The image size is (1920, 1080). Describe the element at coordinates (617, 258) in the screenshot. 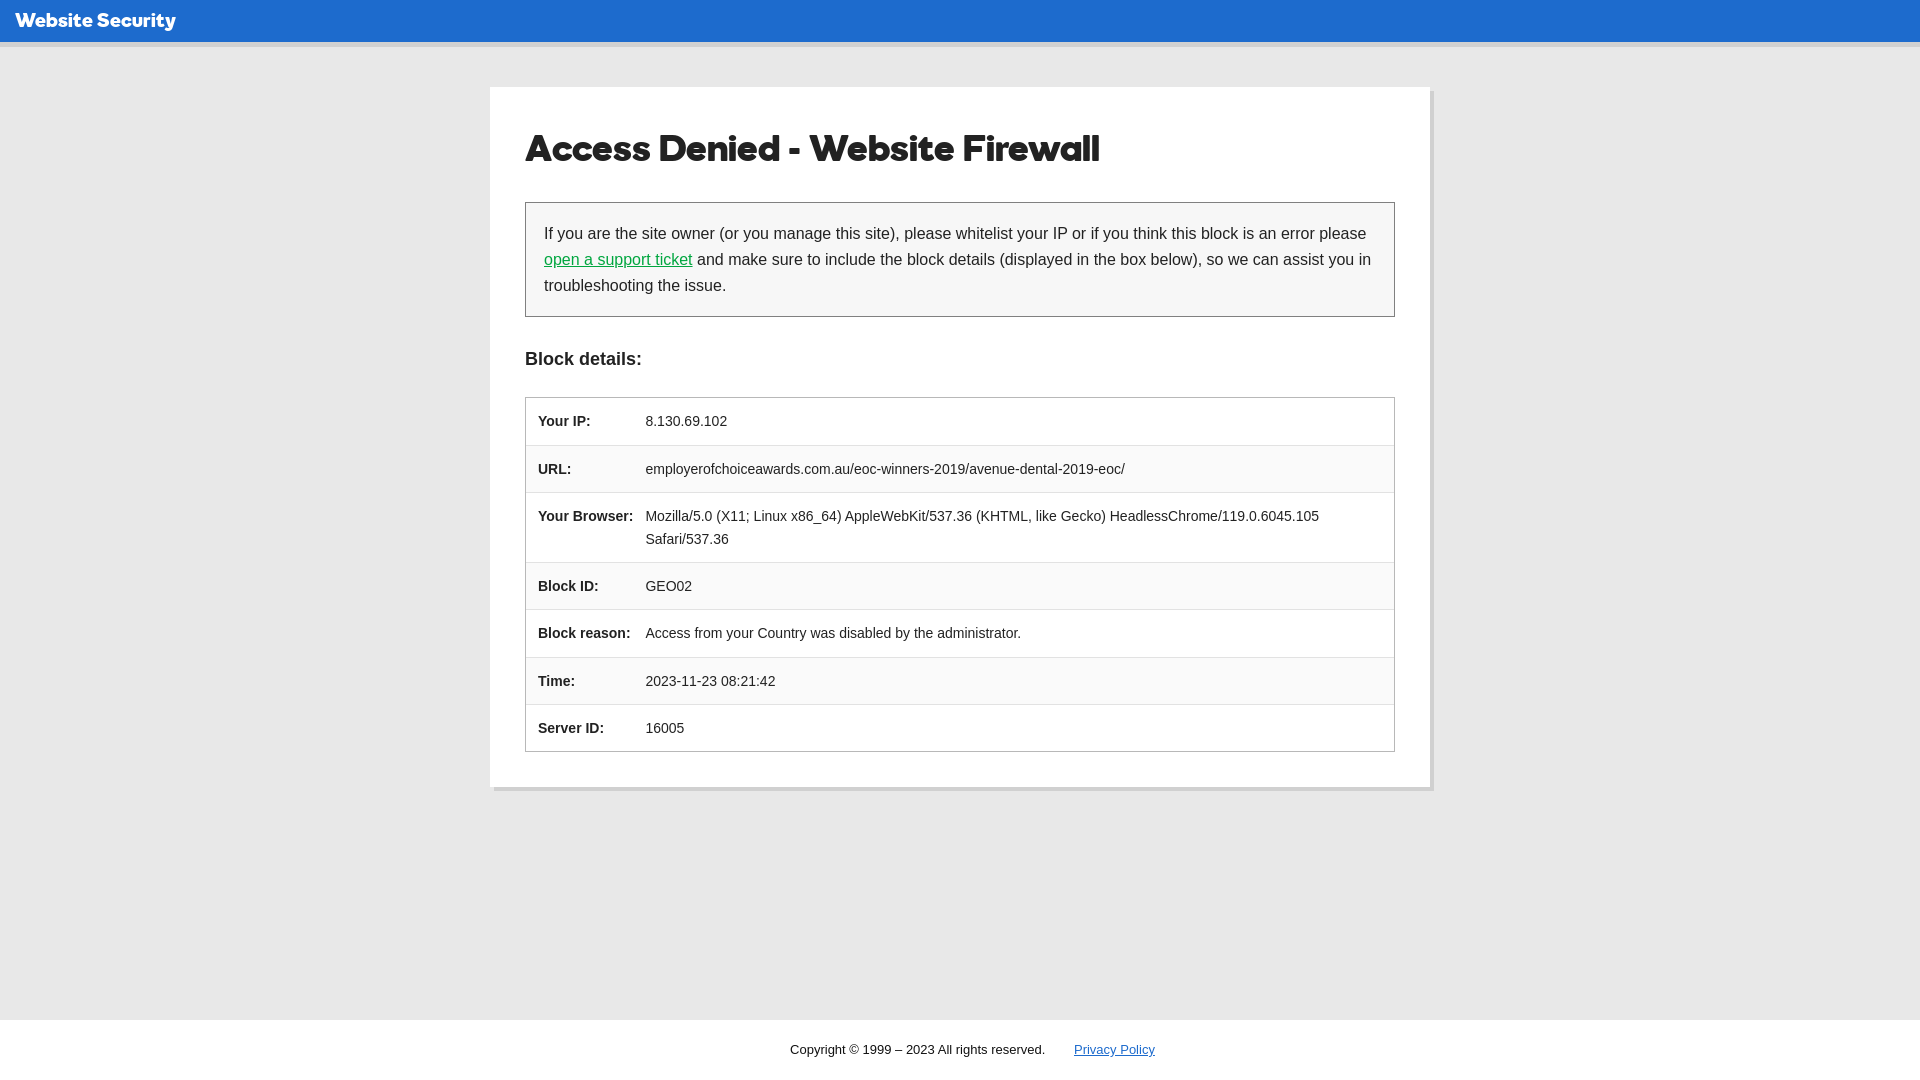

I see `'open a support ticket'` at that location.